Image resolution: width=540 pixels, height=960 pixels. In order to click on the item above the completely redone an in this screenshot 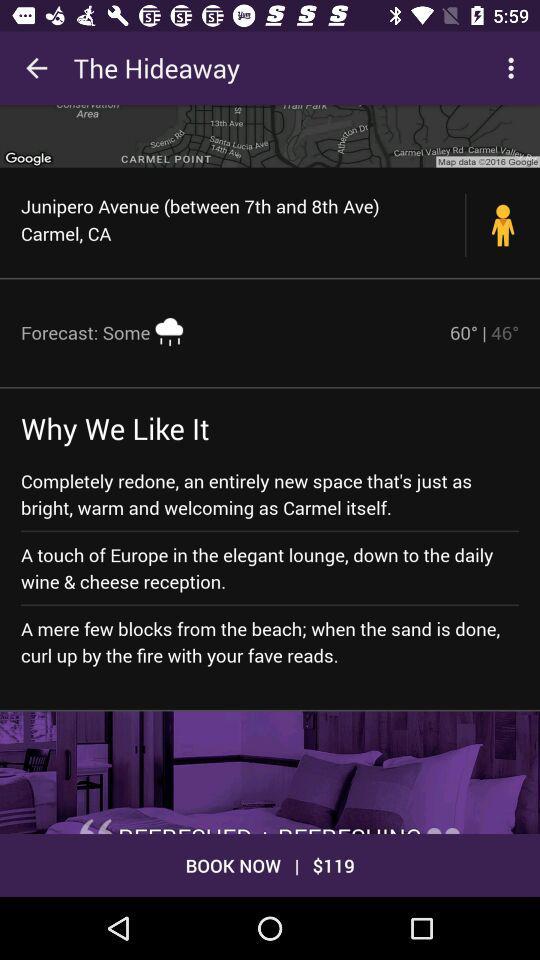, I will do `click(115, 428)`.